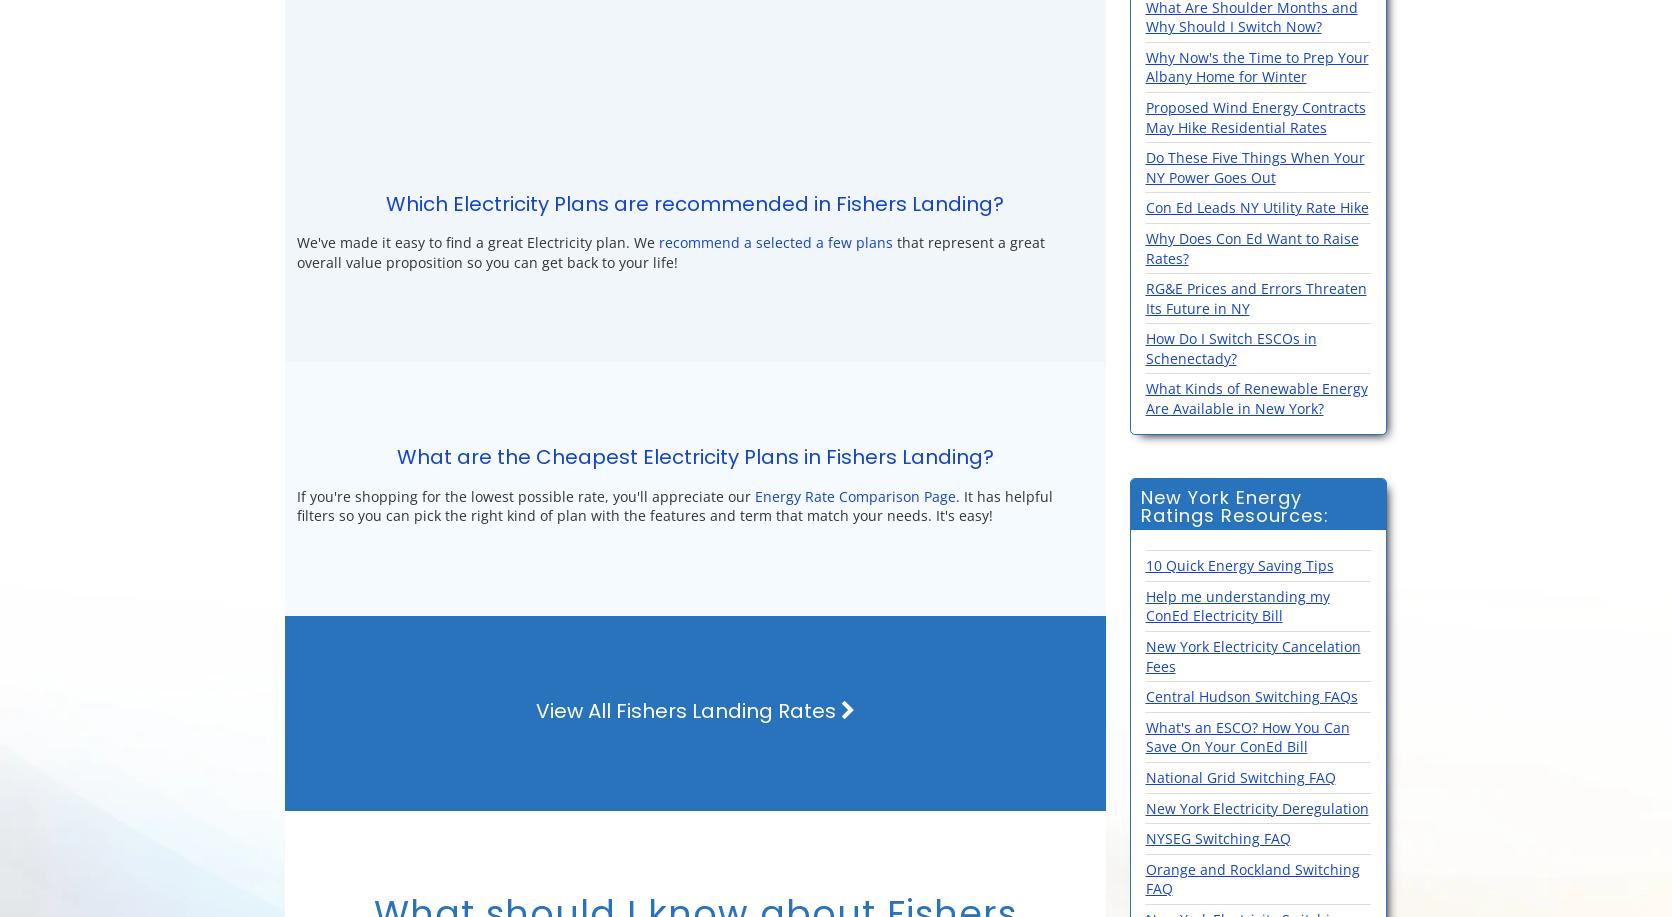 This screenshot has height=917, width=1672. I want to click on 'Help me understanding my ConEd Electricity Bill', so click(1235, 604).